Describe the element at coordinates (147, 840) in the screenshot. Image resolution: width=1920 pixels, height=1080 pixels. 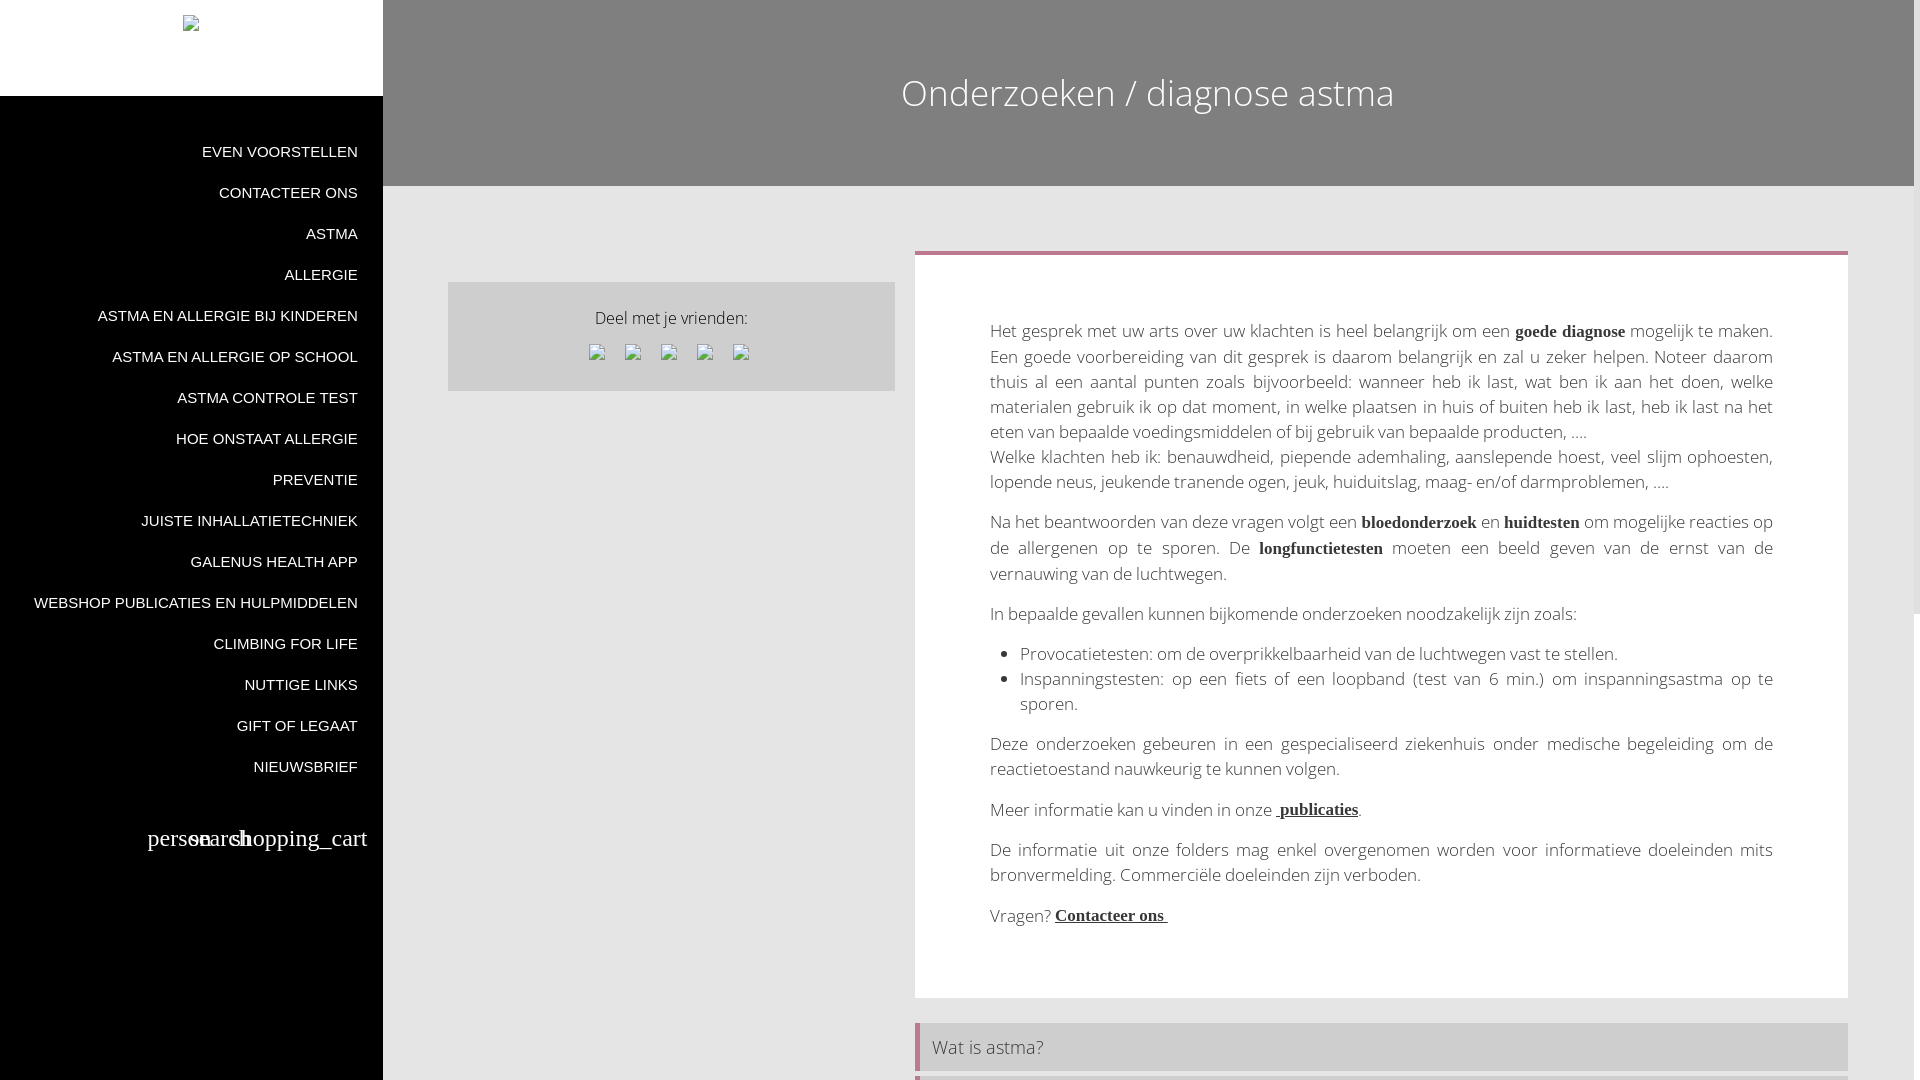
I see `'person'` at that location.